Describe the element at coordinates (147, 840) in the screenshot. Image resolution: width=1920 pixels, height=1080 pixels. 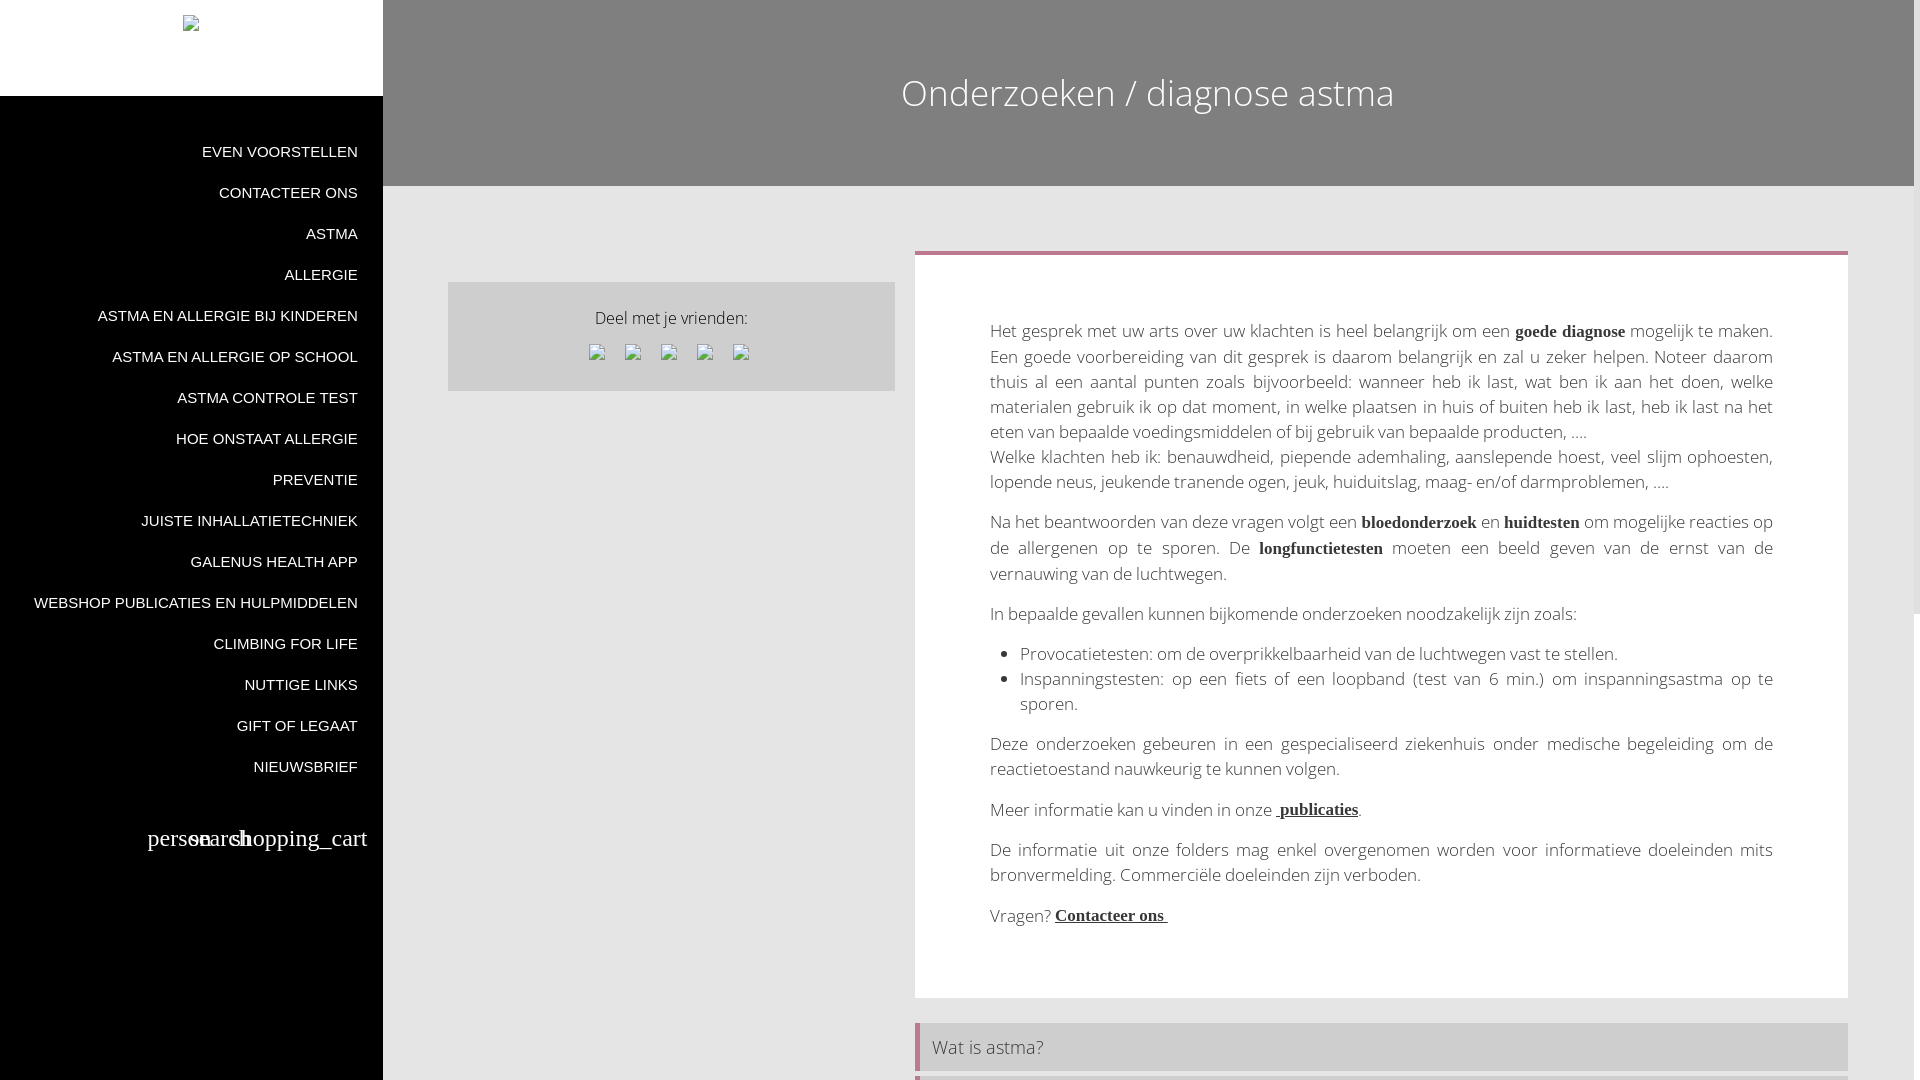
I see `'person'` at that location.